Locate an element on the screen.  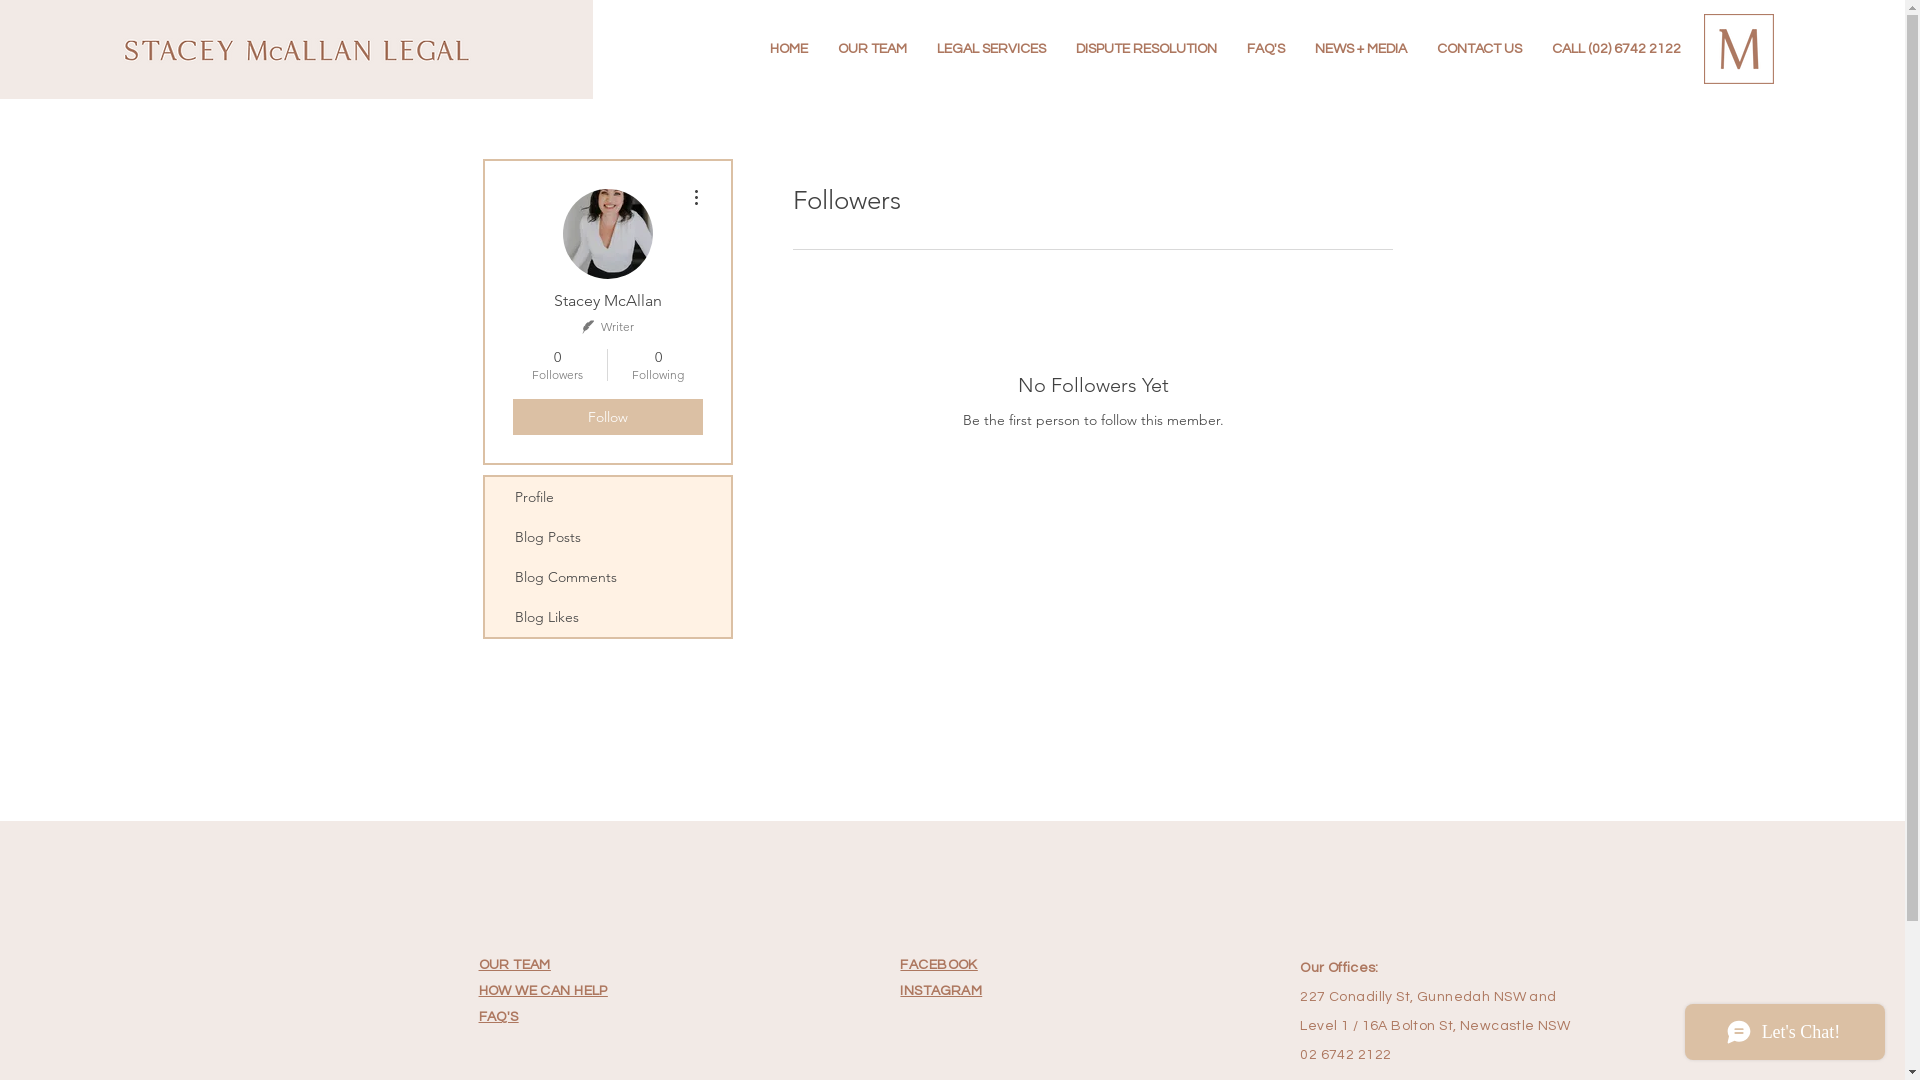
'0 is located at coordinates (658, 365).